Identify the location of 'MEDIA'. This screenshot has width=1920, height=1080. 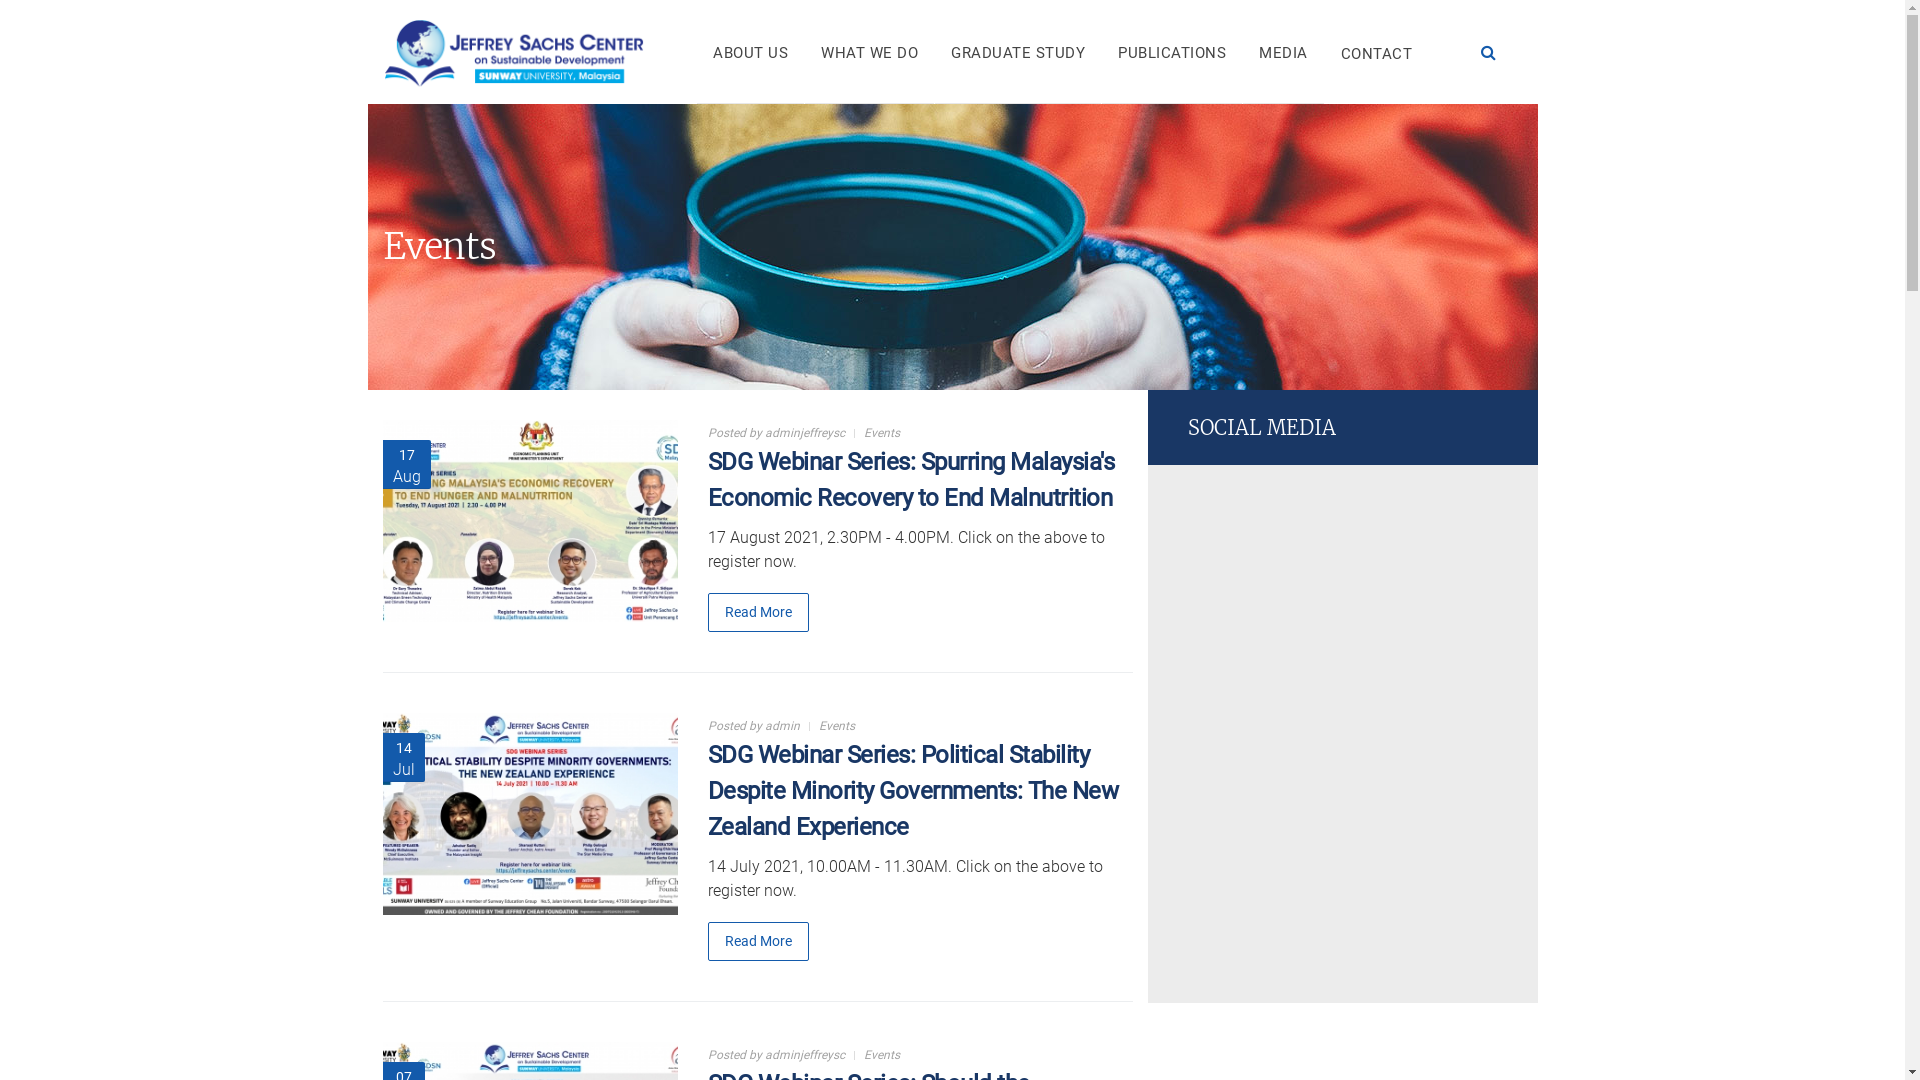
(1283, 50).